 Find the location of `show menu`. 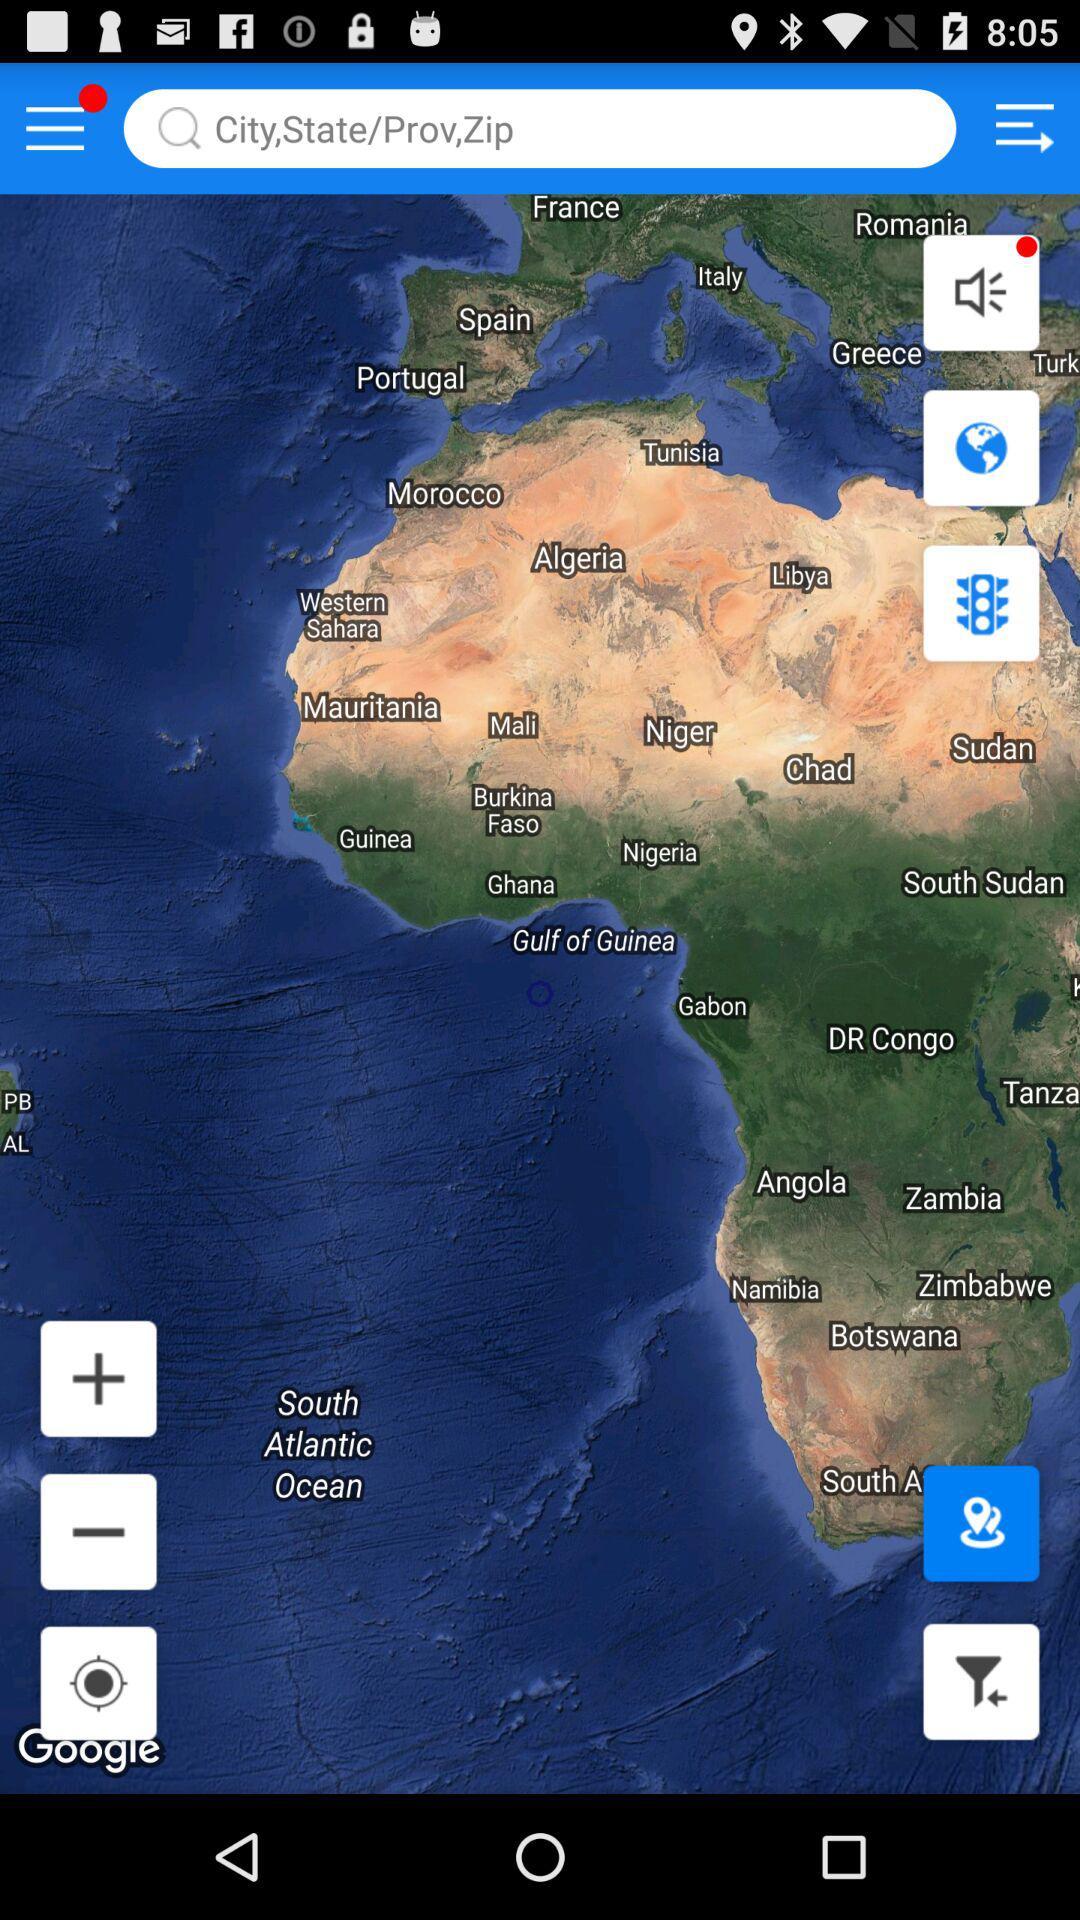

show menu is located at coordinates (54, 127).